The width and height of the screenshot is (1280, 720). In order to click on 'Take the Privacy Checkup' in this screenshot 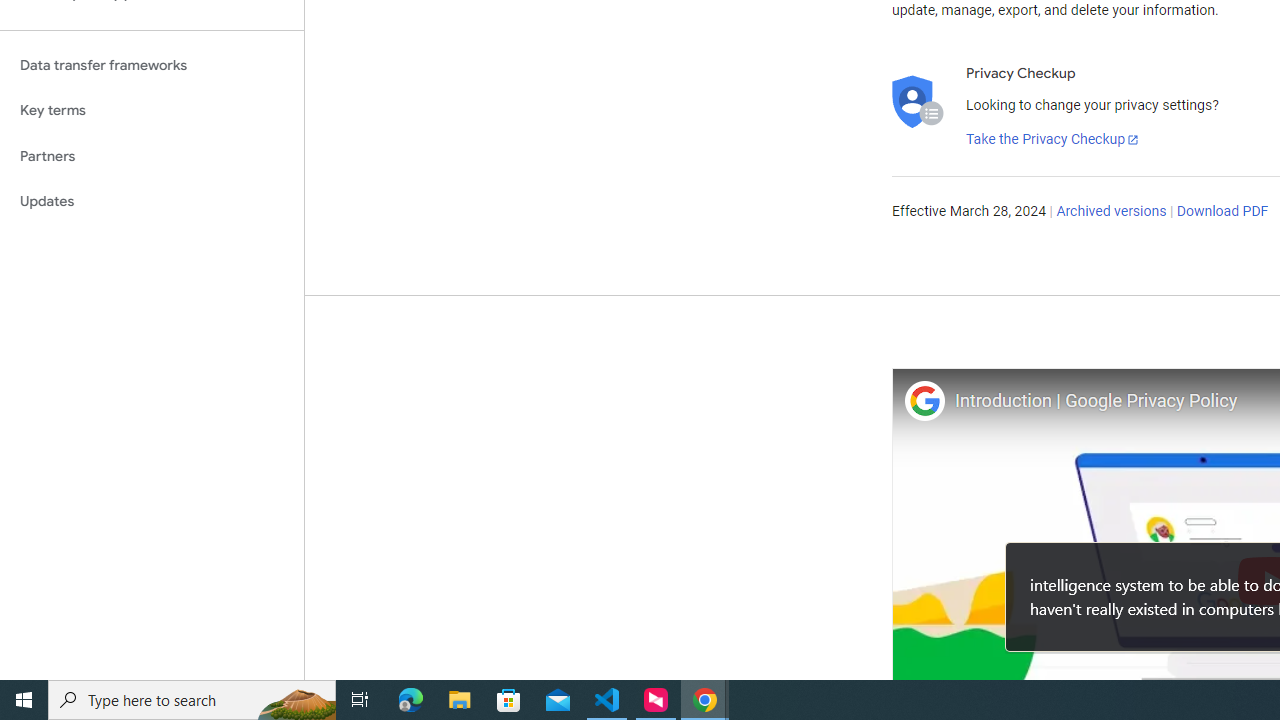, I will do `click(1052, 139)`.